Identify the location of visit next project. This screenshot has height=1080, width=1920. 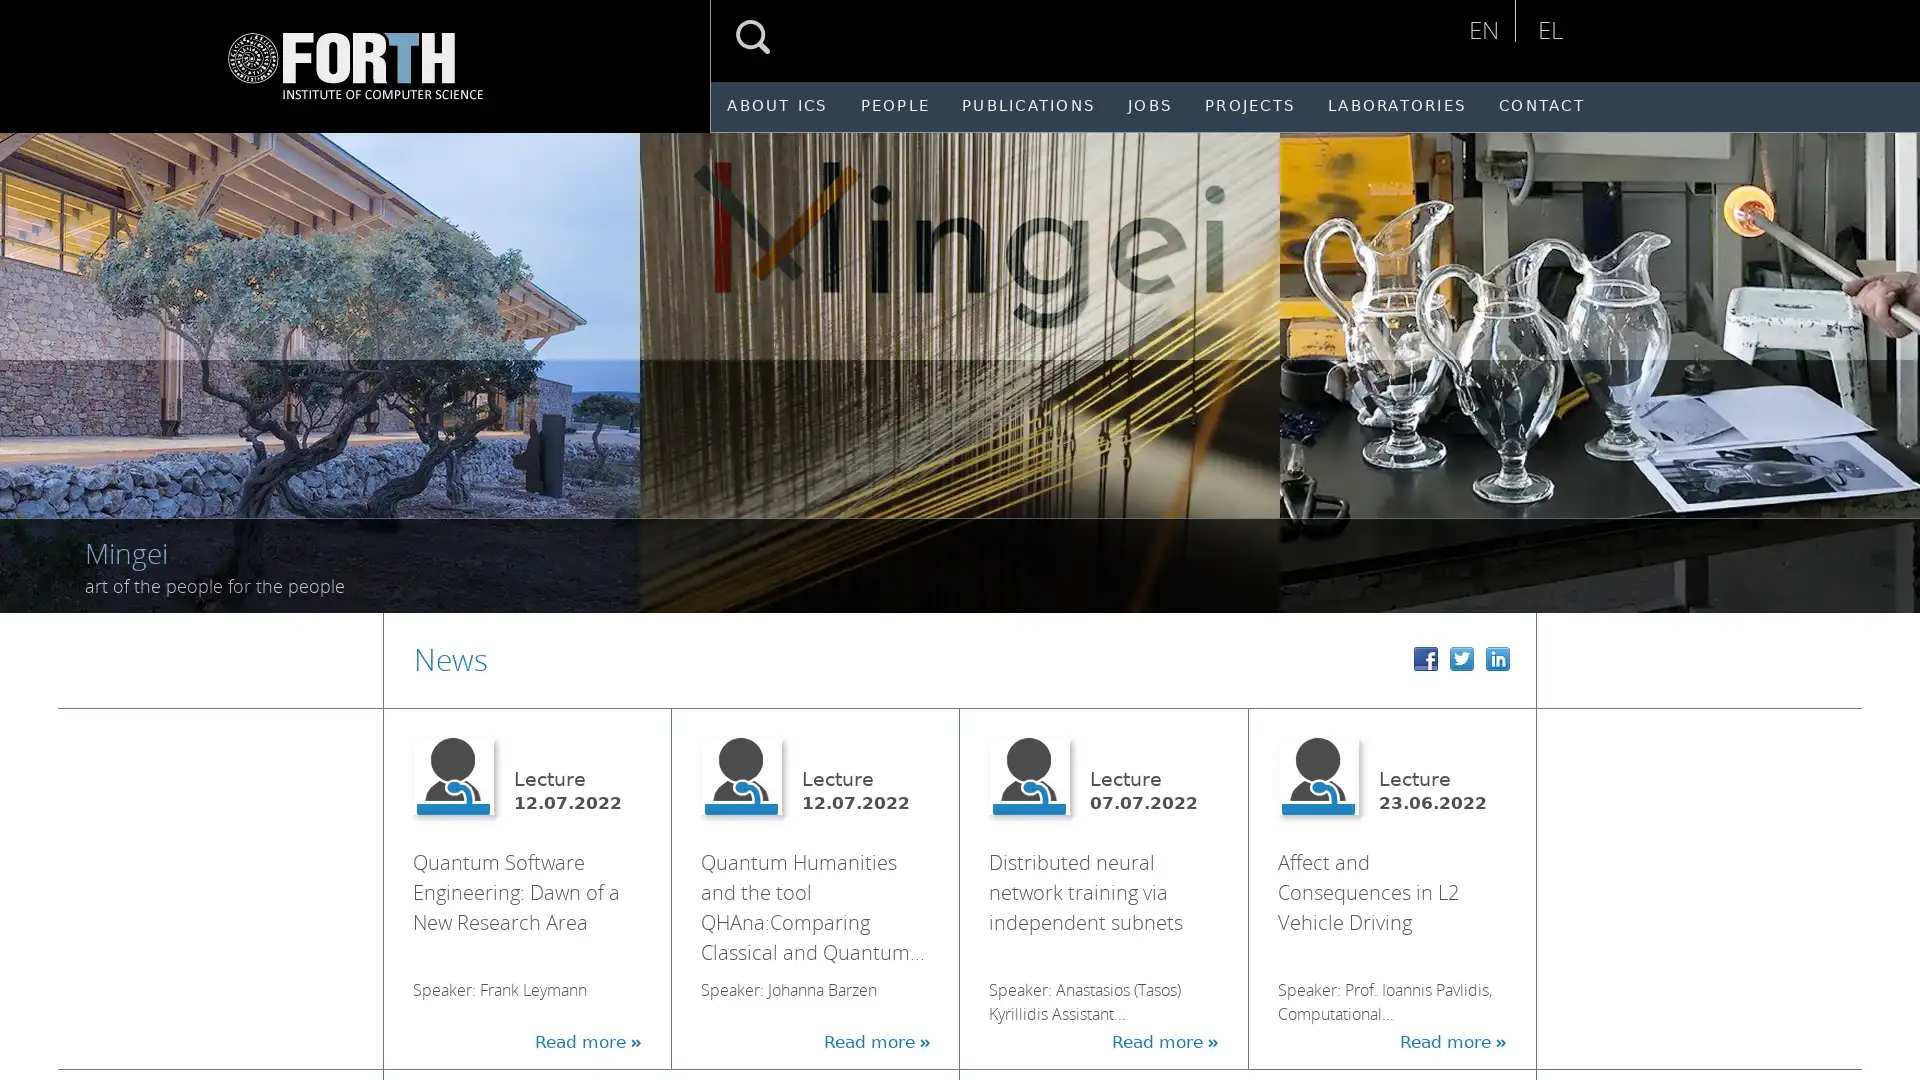
(1889, 361).